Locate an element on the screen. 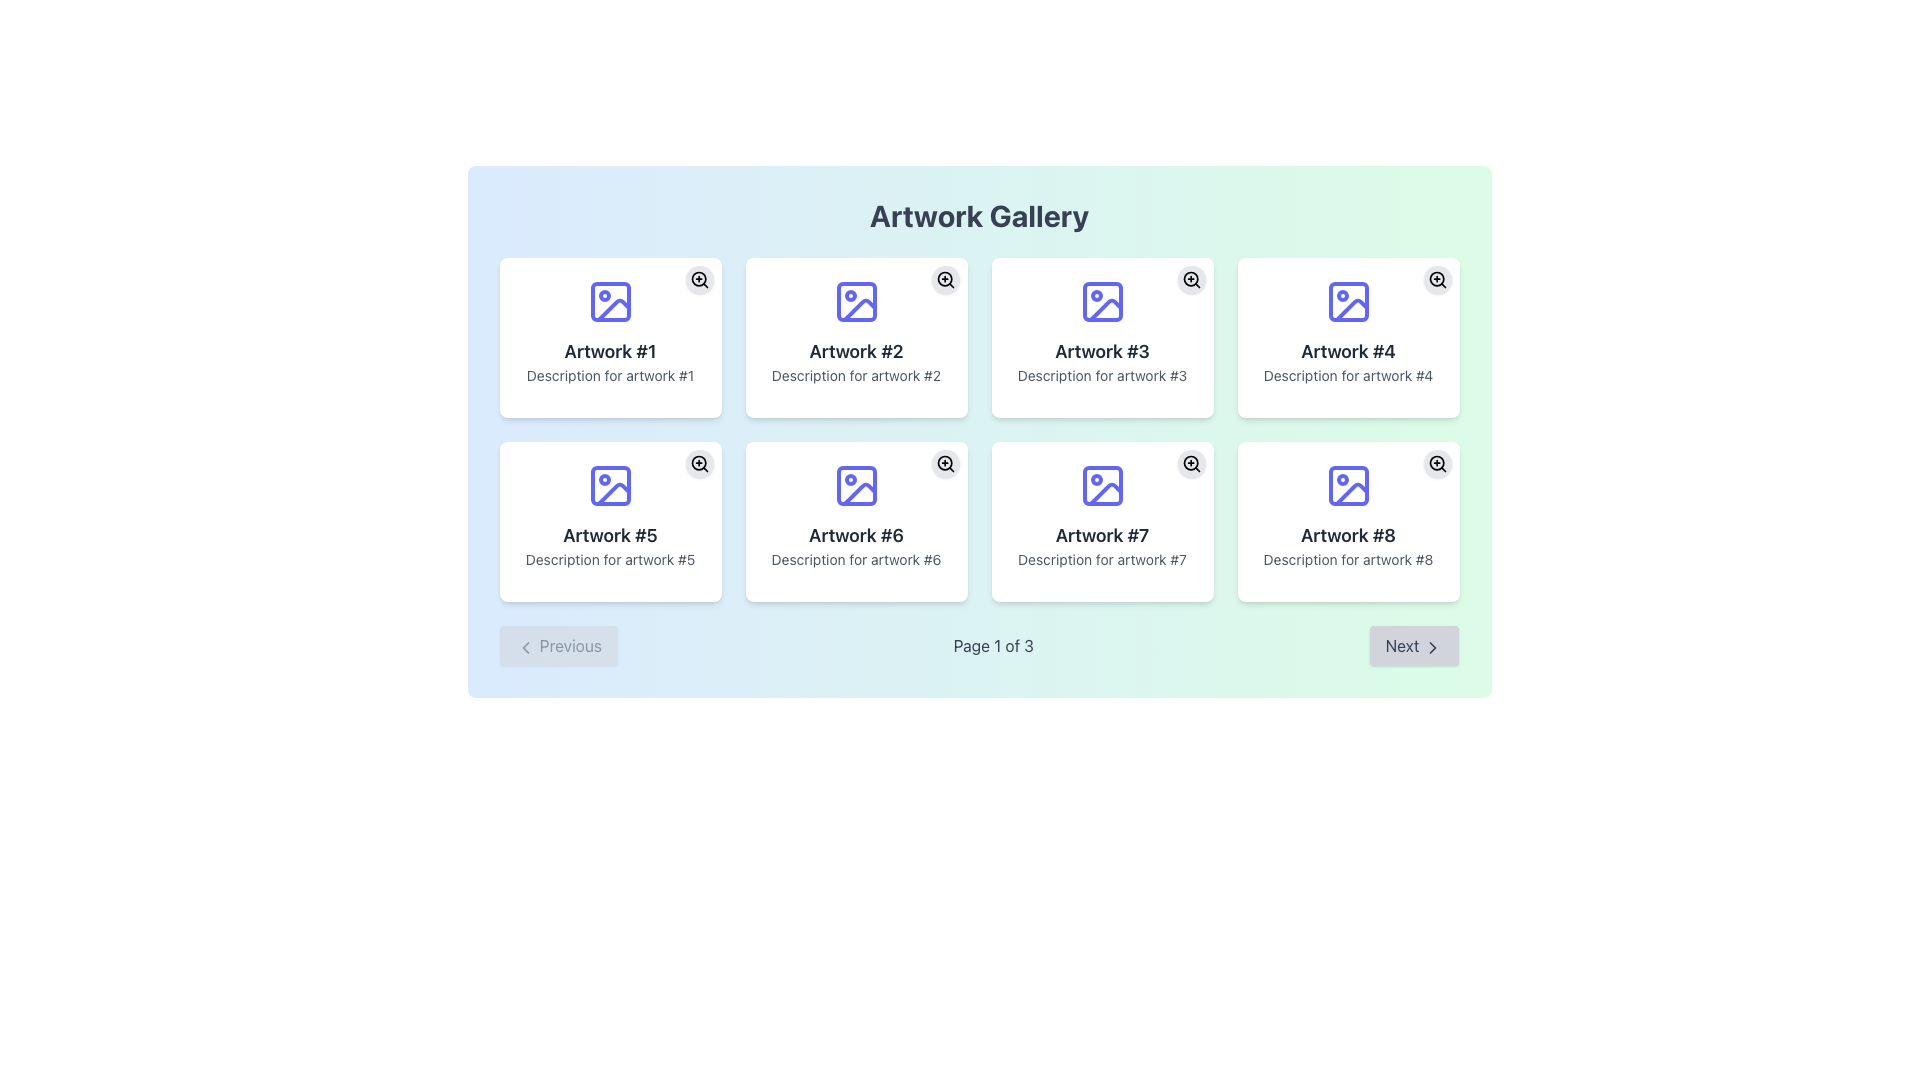 This screenshot has height=1080, width=1920. the magnifying glass icon button located in the top-right corner of the 'Artwork #2' card is located at coordinates (944, 280).